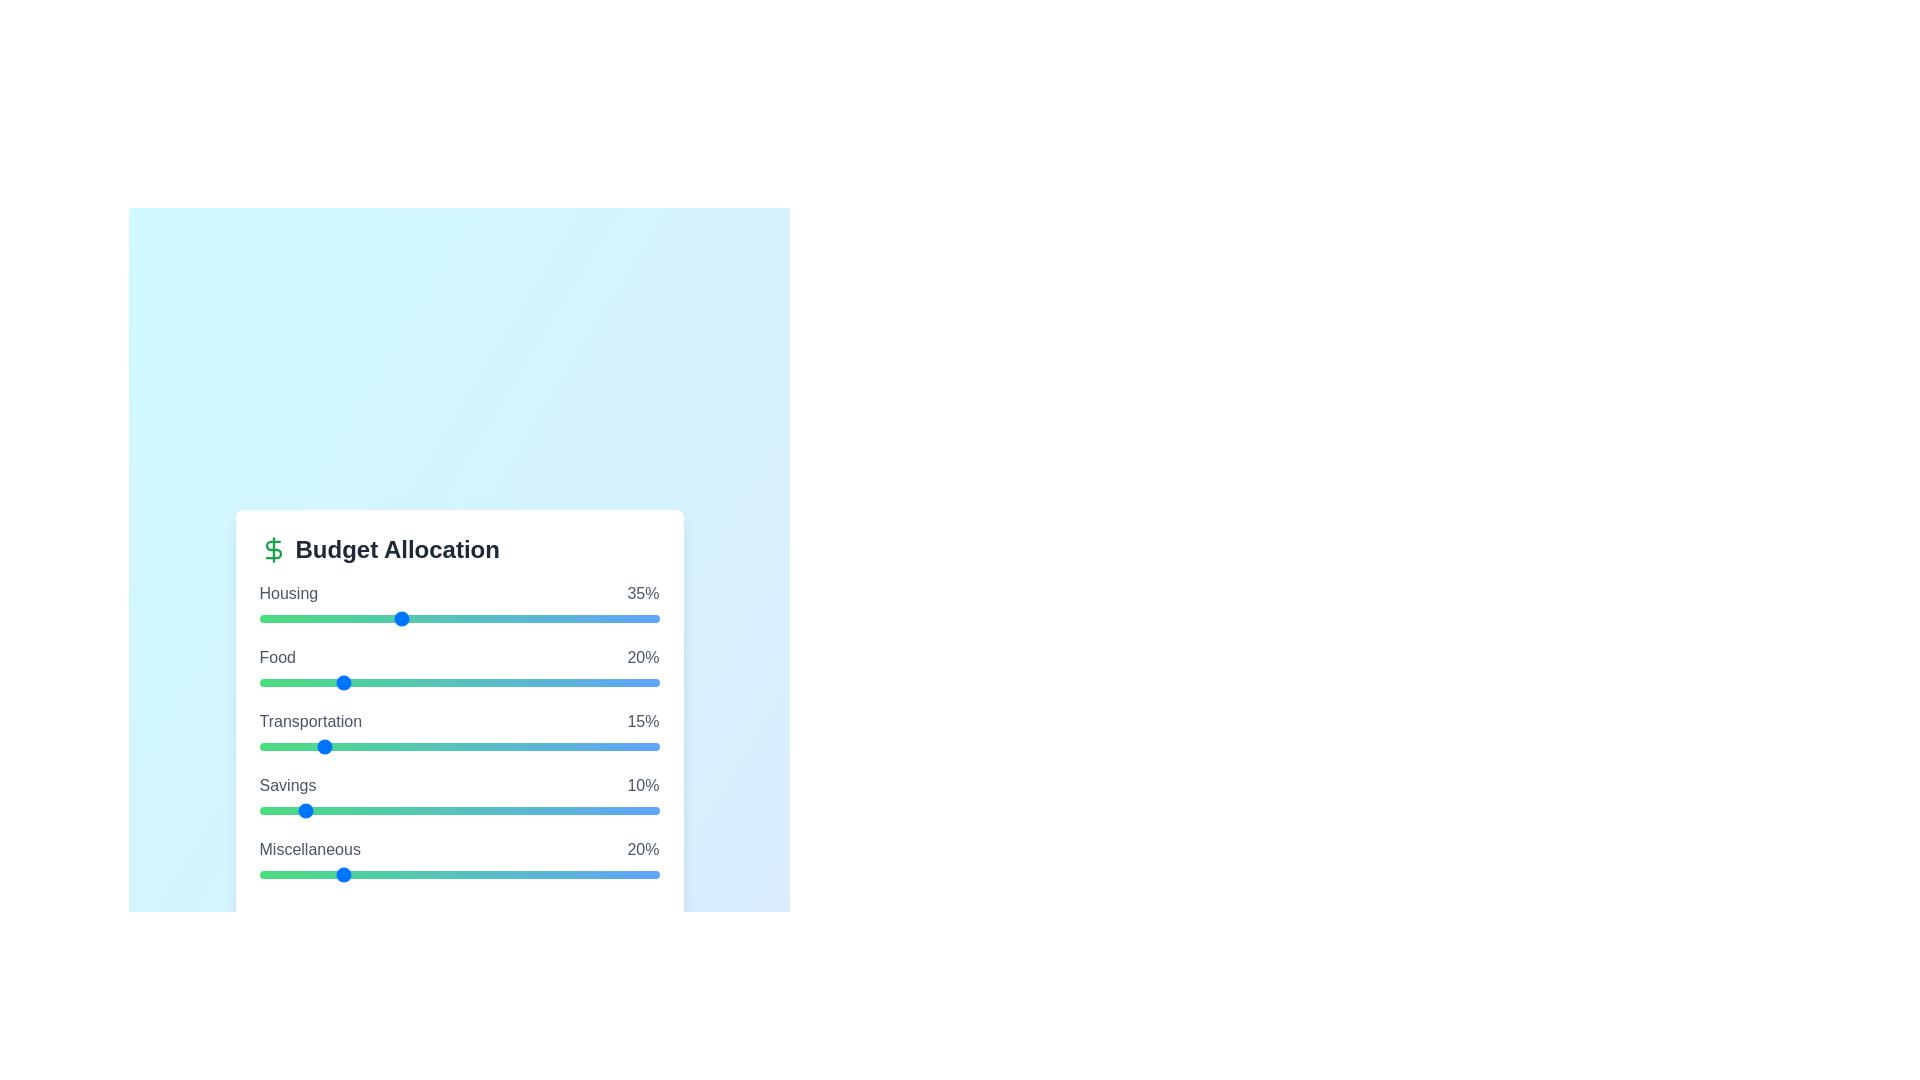  What do you see at coordinates (309, 721) in the screenshot?
I see `the category name Transportation to focus on it` at bounding box center [309, 721].